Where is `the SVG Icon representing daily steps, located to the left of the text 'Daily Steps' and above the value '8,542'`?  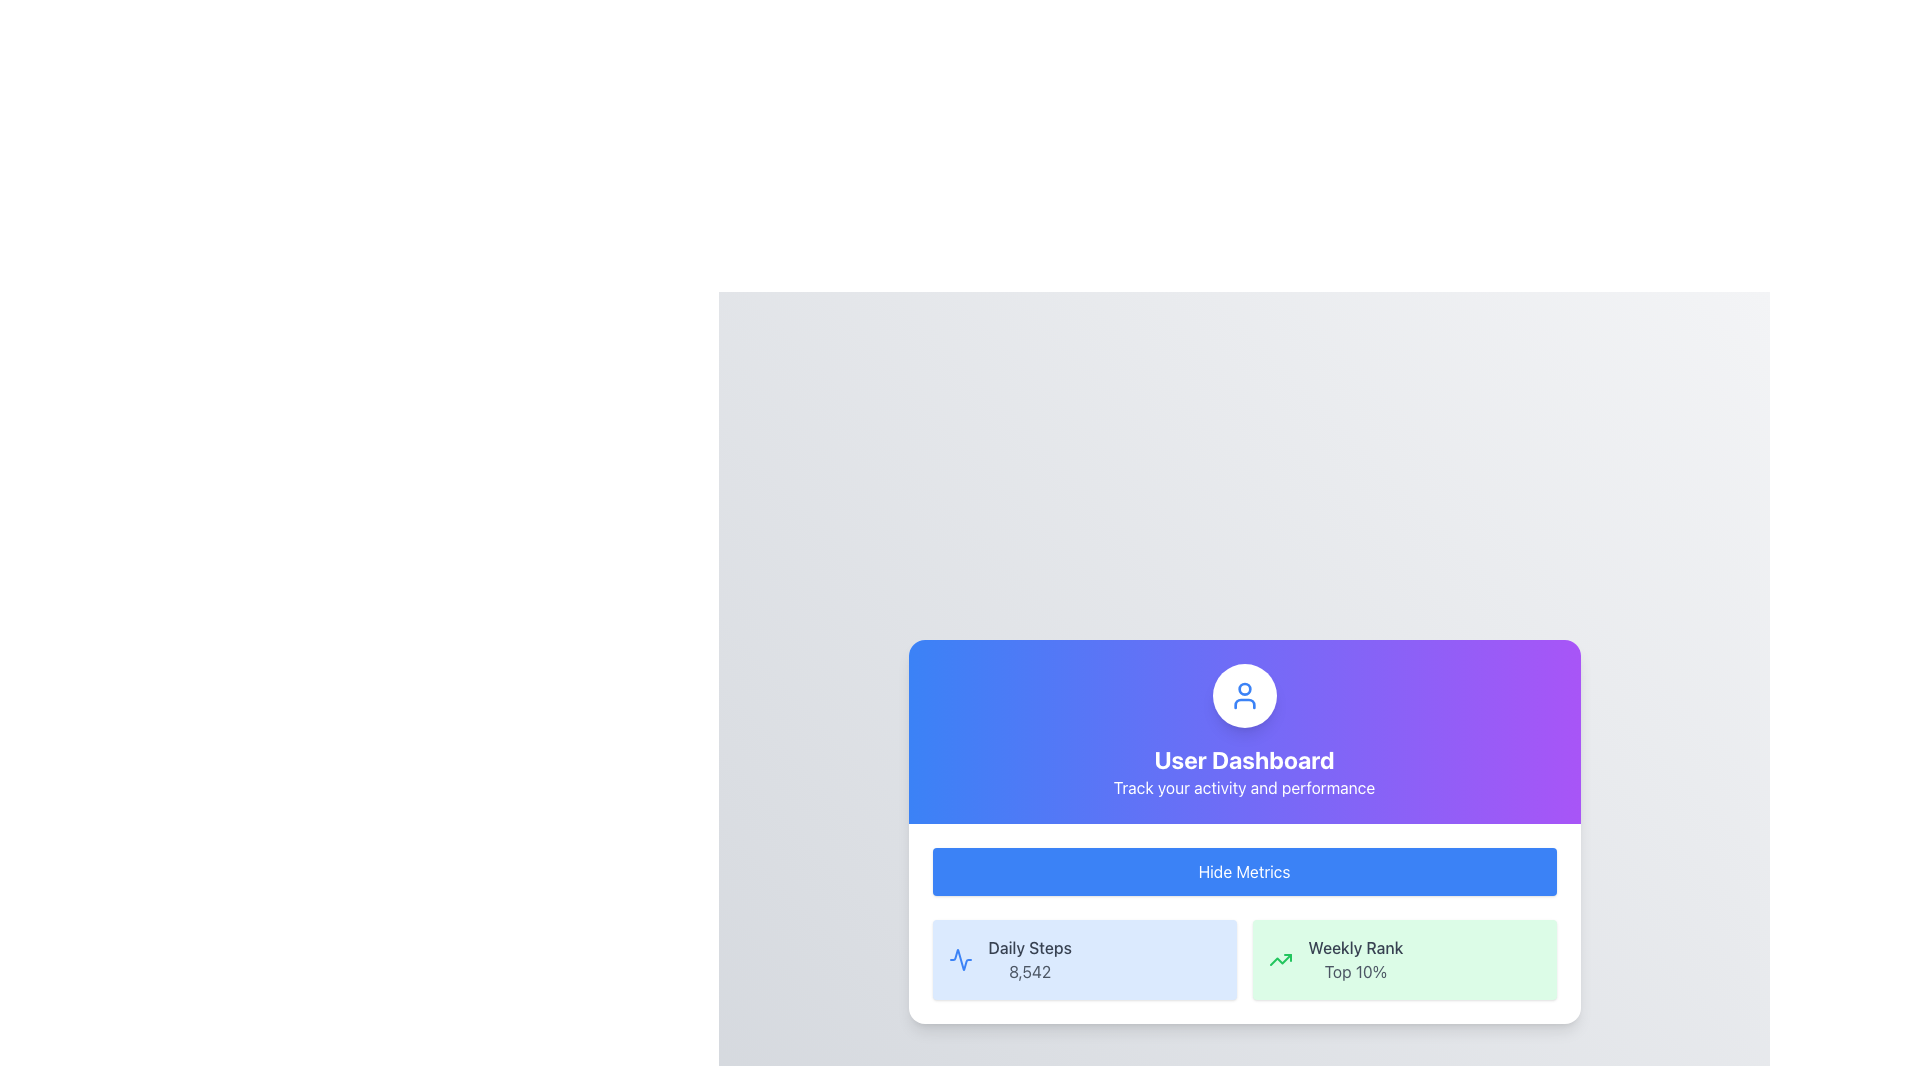 the SVG Icon representing daily steps, located to the left of the text 'Daily Steps' and above the value '8,542' is located at coordinates (960, 959).